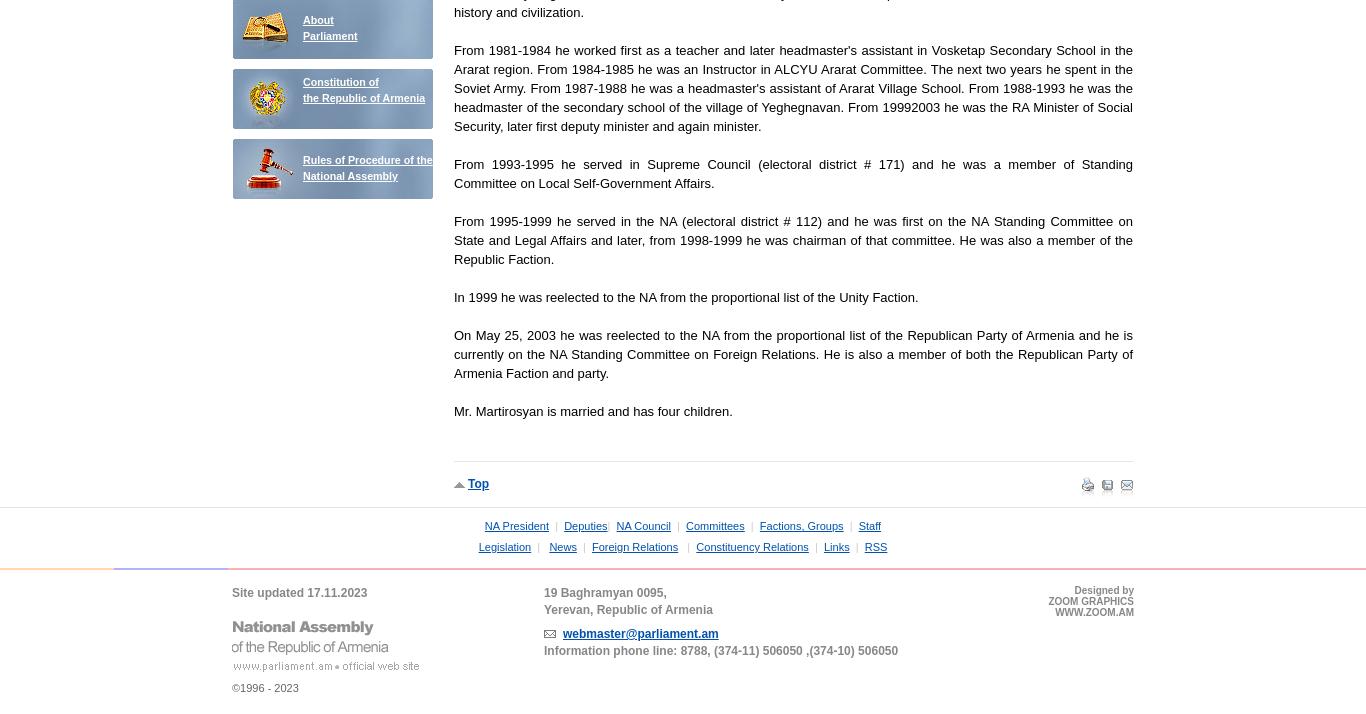 The image size is (1366, 714). I want to click on 'Parliament', so click(330, 34).